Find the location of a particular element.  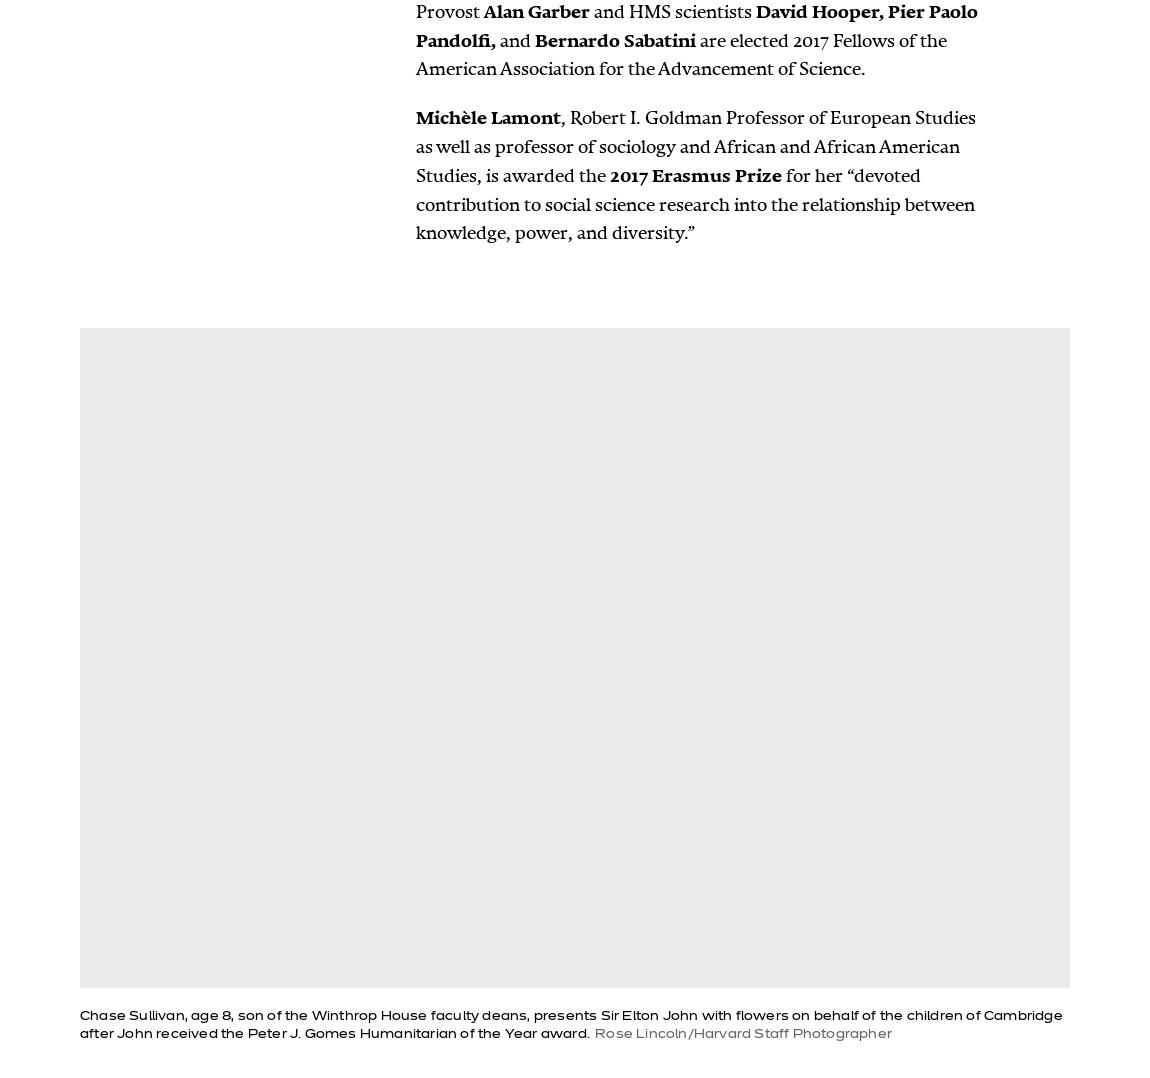

'Chase Sullivan, age 8, son of the Winthrop House faculty deans, presents Sir Elton John with flowers on behalf of the children of Cambridge after John received the Peter J. Gomes Humanitarian of the Year award.' is located at coordinates (570, 1025).